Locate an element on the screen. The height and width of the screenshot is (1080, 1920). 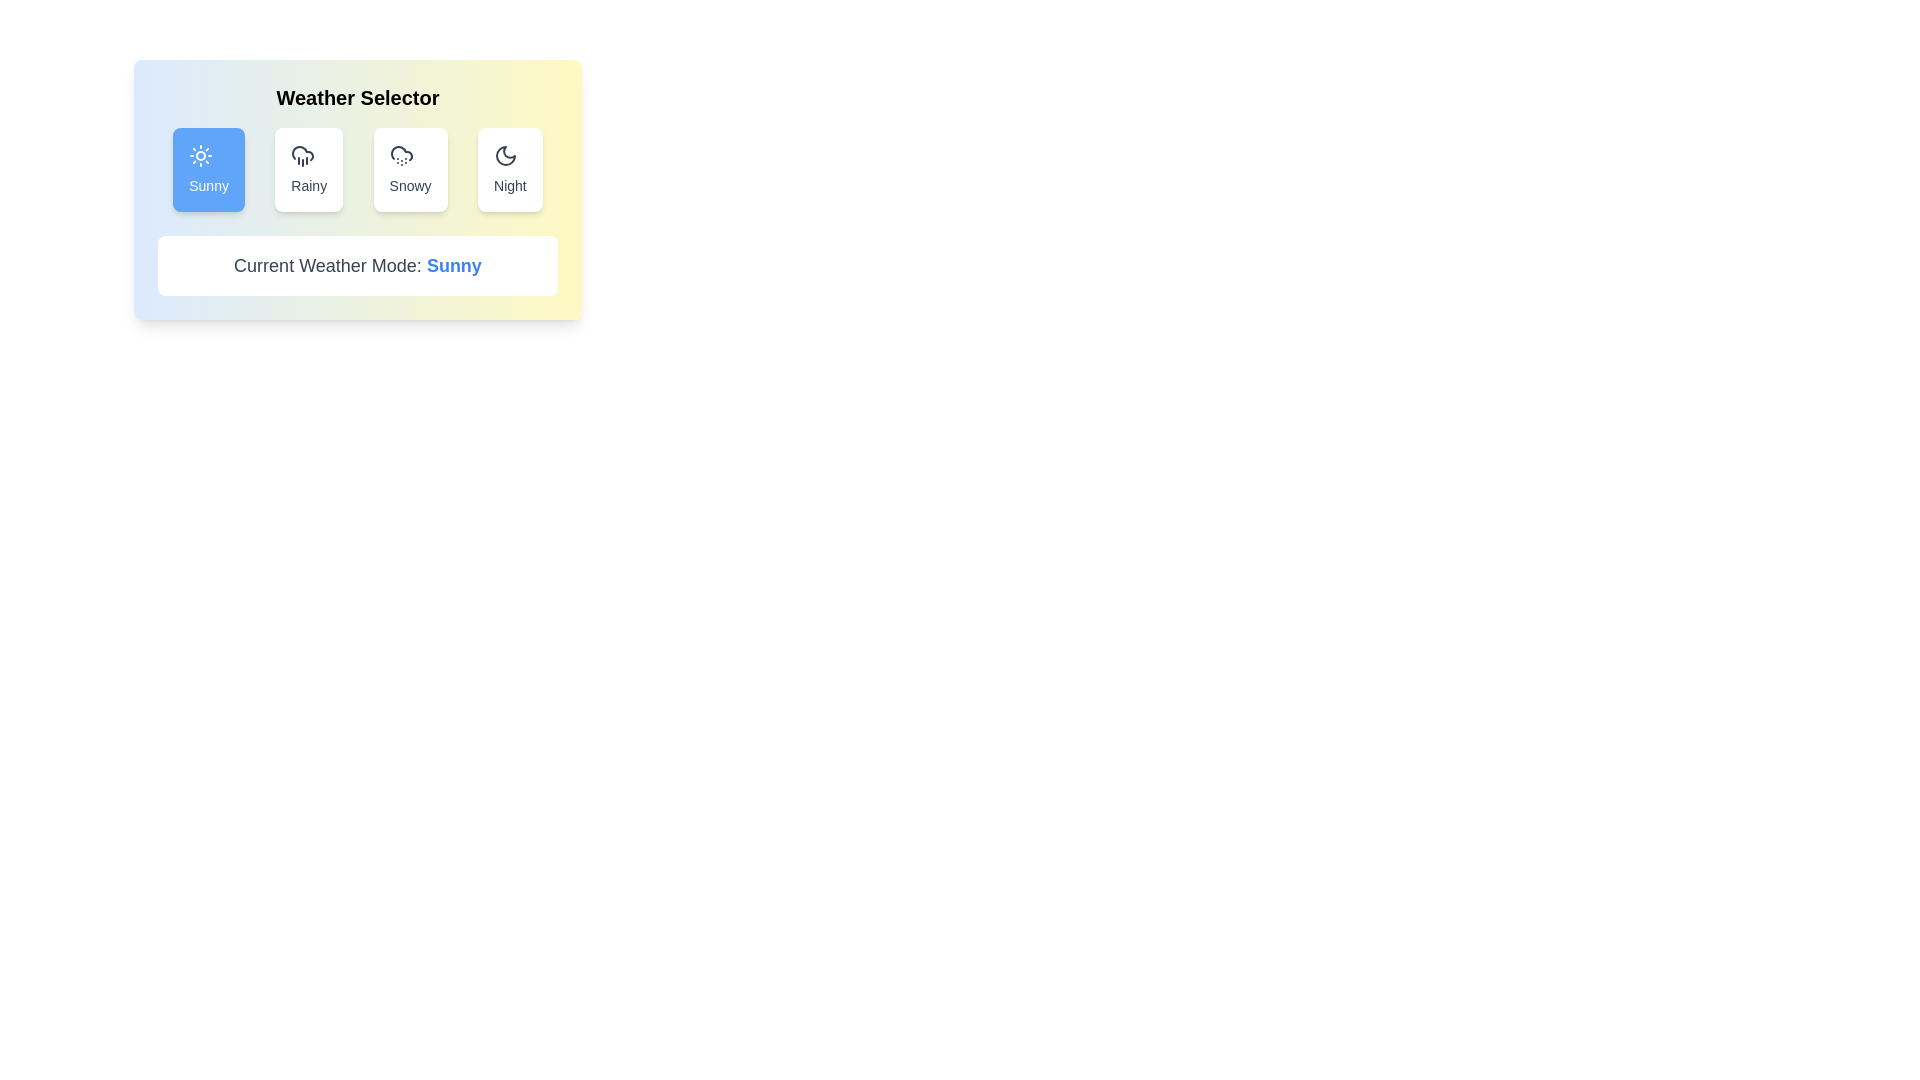
the weather option Snowy by clicking its corresponding button is located at coordinates (408, 168).